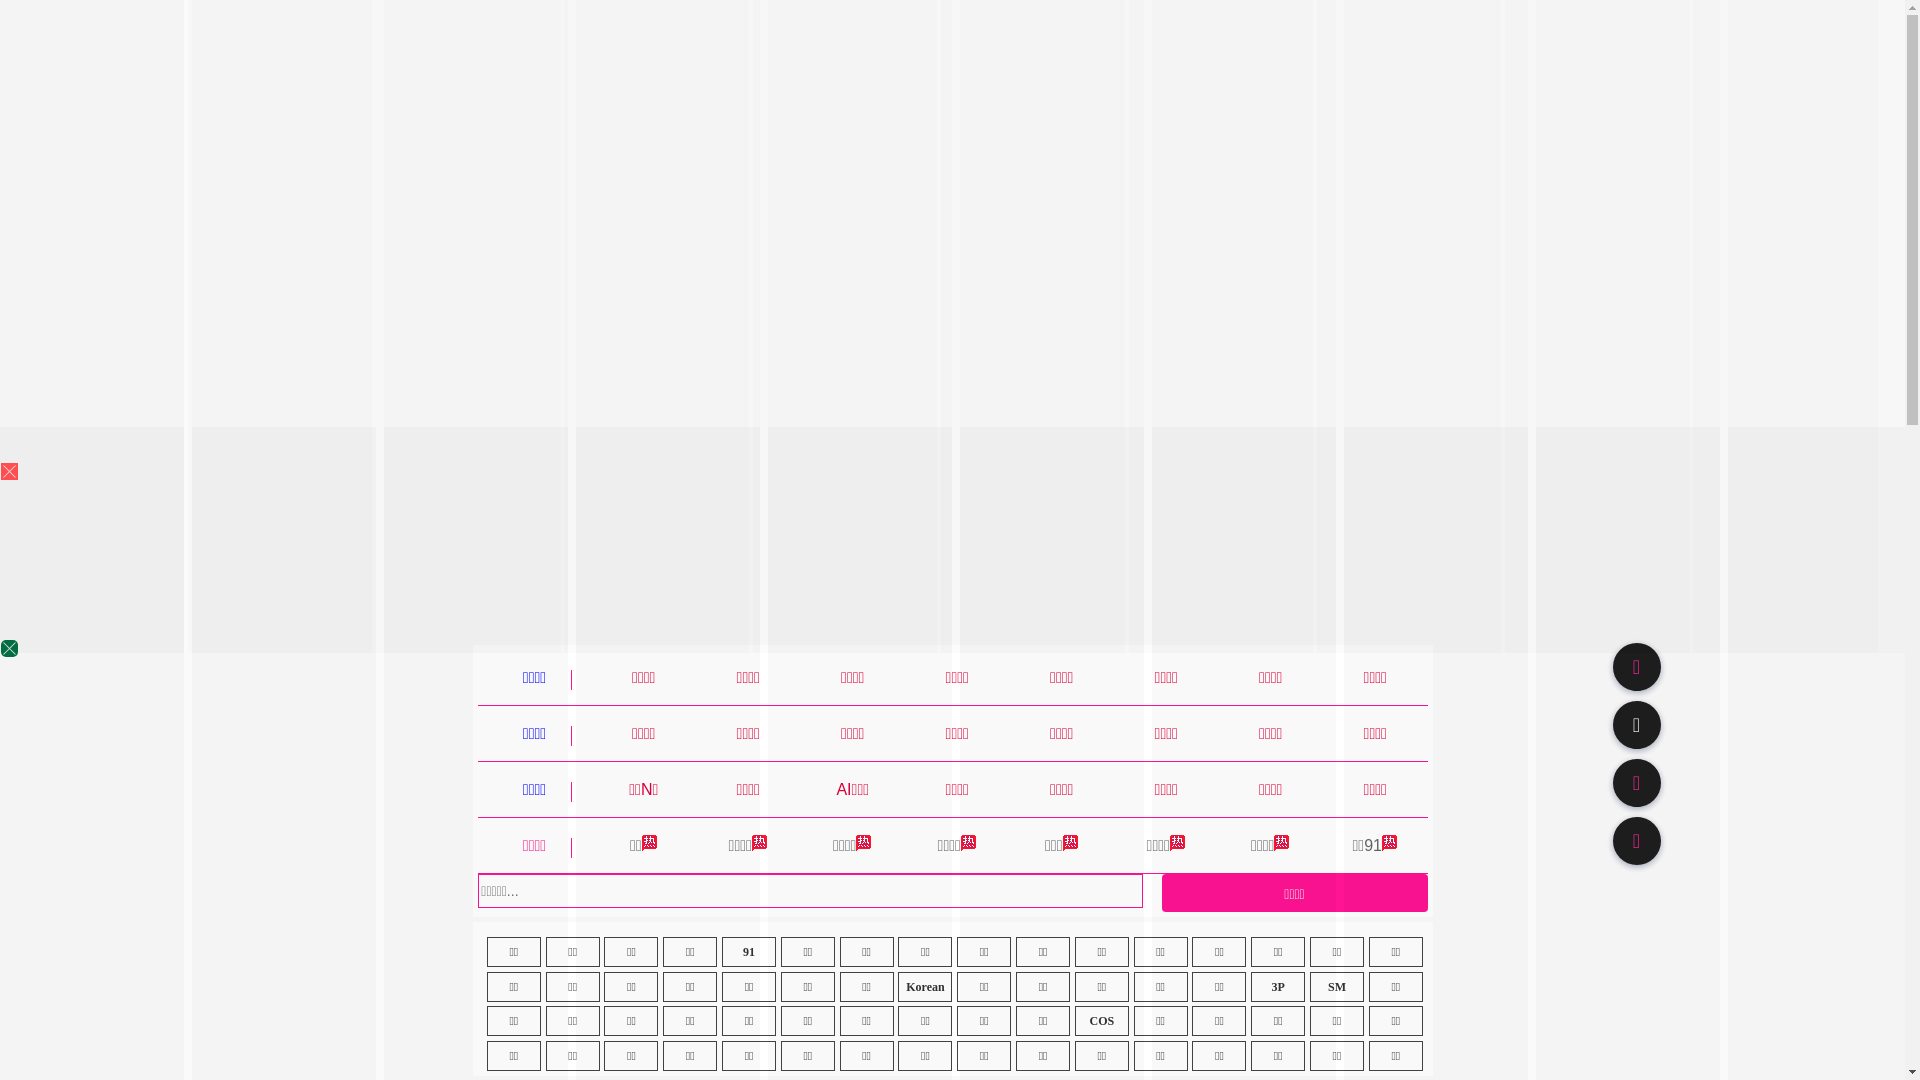 This screenshot has width=1920, height=1080. Describe the element at coordinates (1337, 986) in the screenshot. I see `'SM'` at that location.